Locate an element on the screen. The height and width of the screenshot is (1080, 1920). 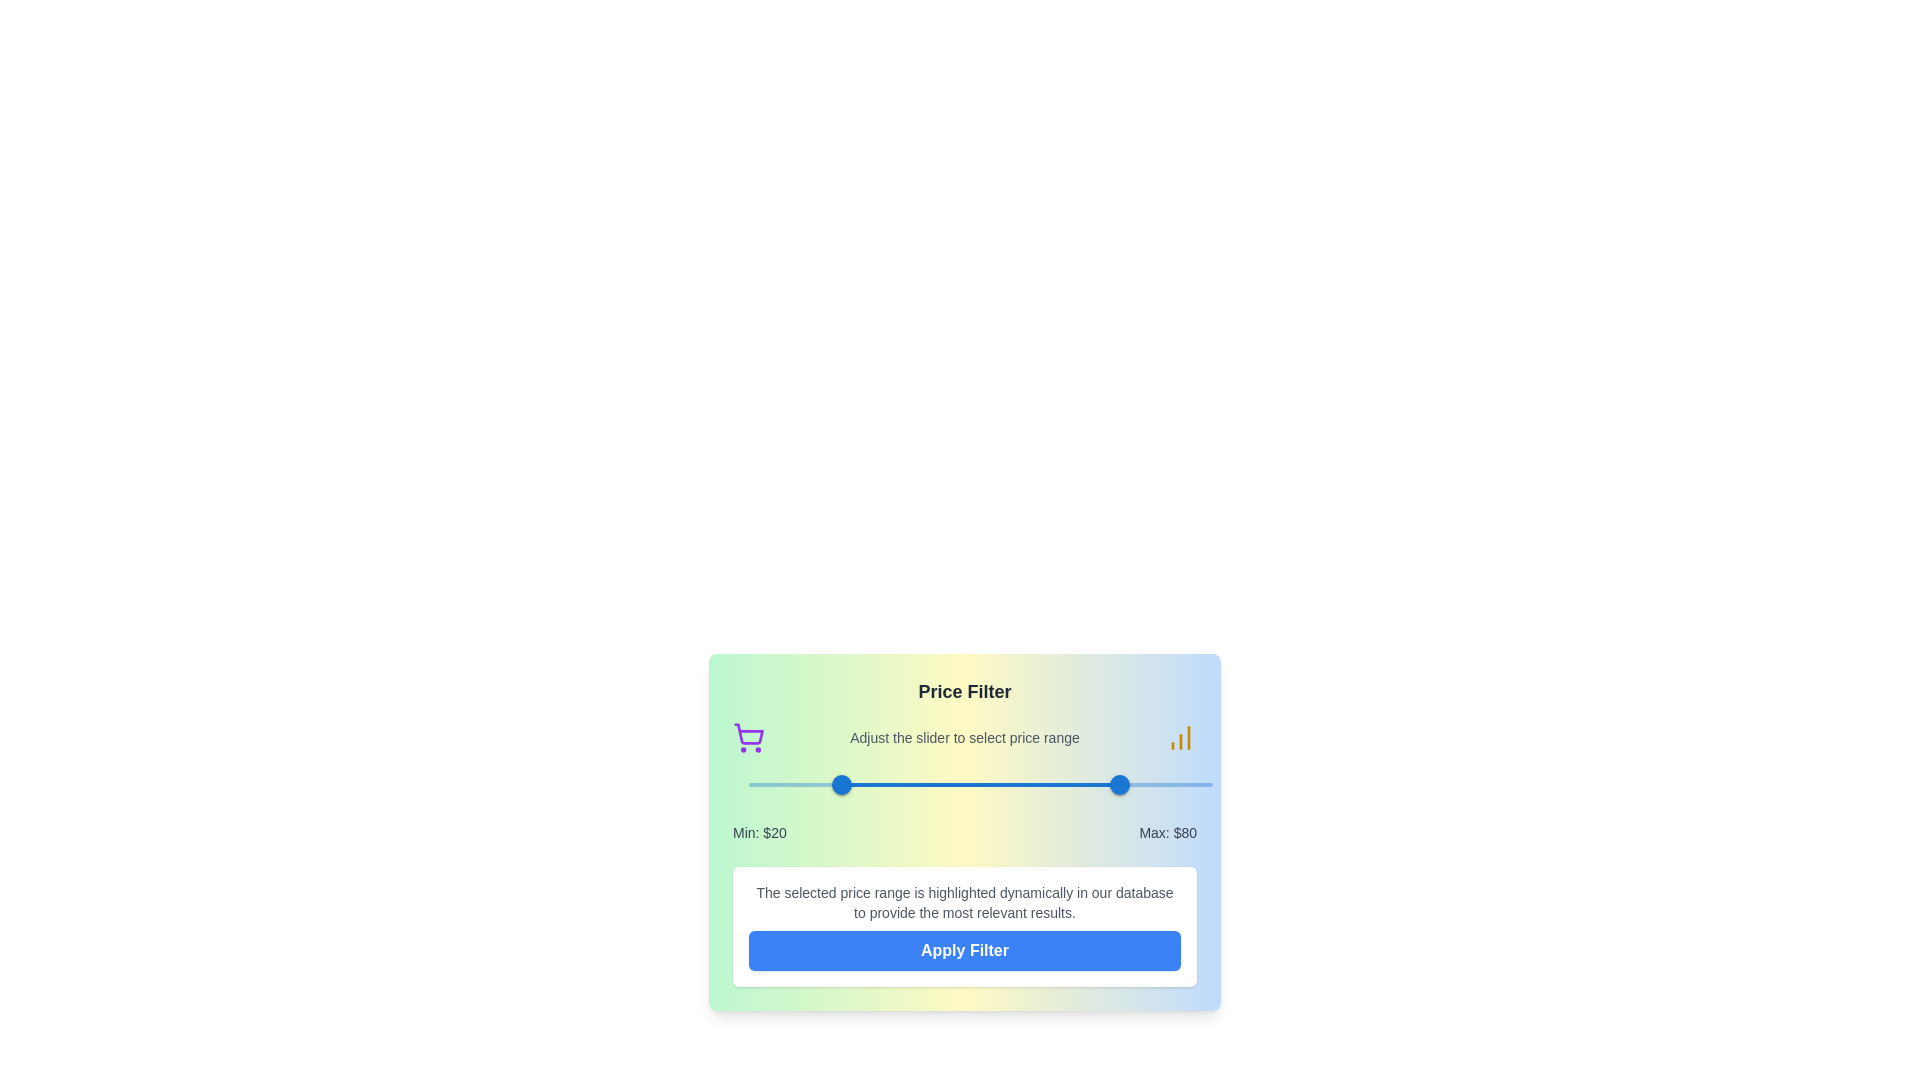
descriptive text located at the bottom of the 'Price Filter' card component, which includes a confirmation button for applying filter settings is located at coordinates (964, 926).